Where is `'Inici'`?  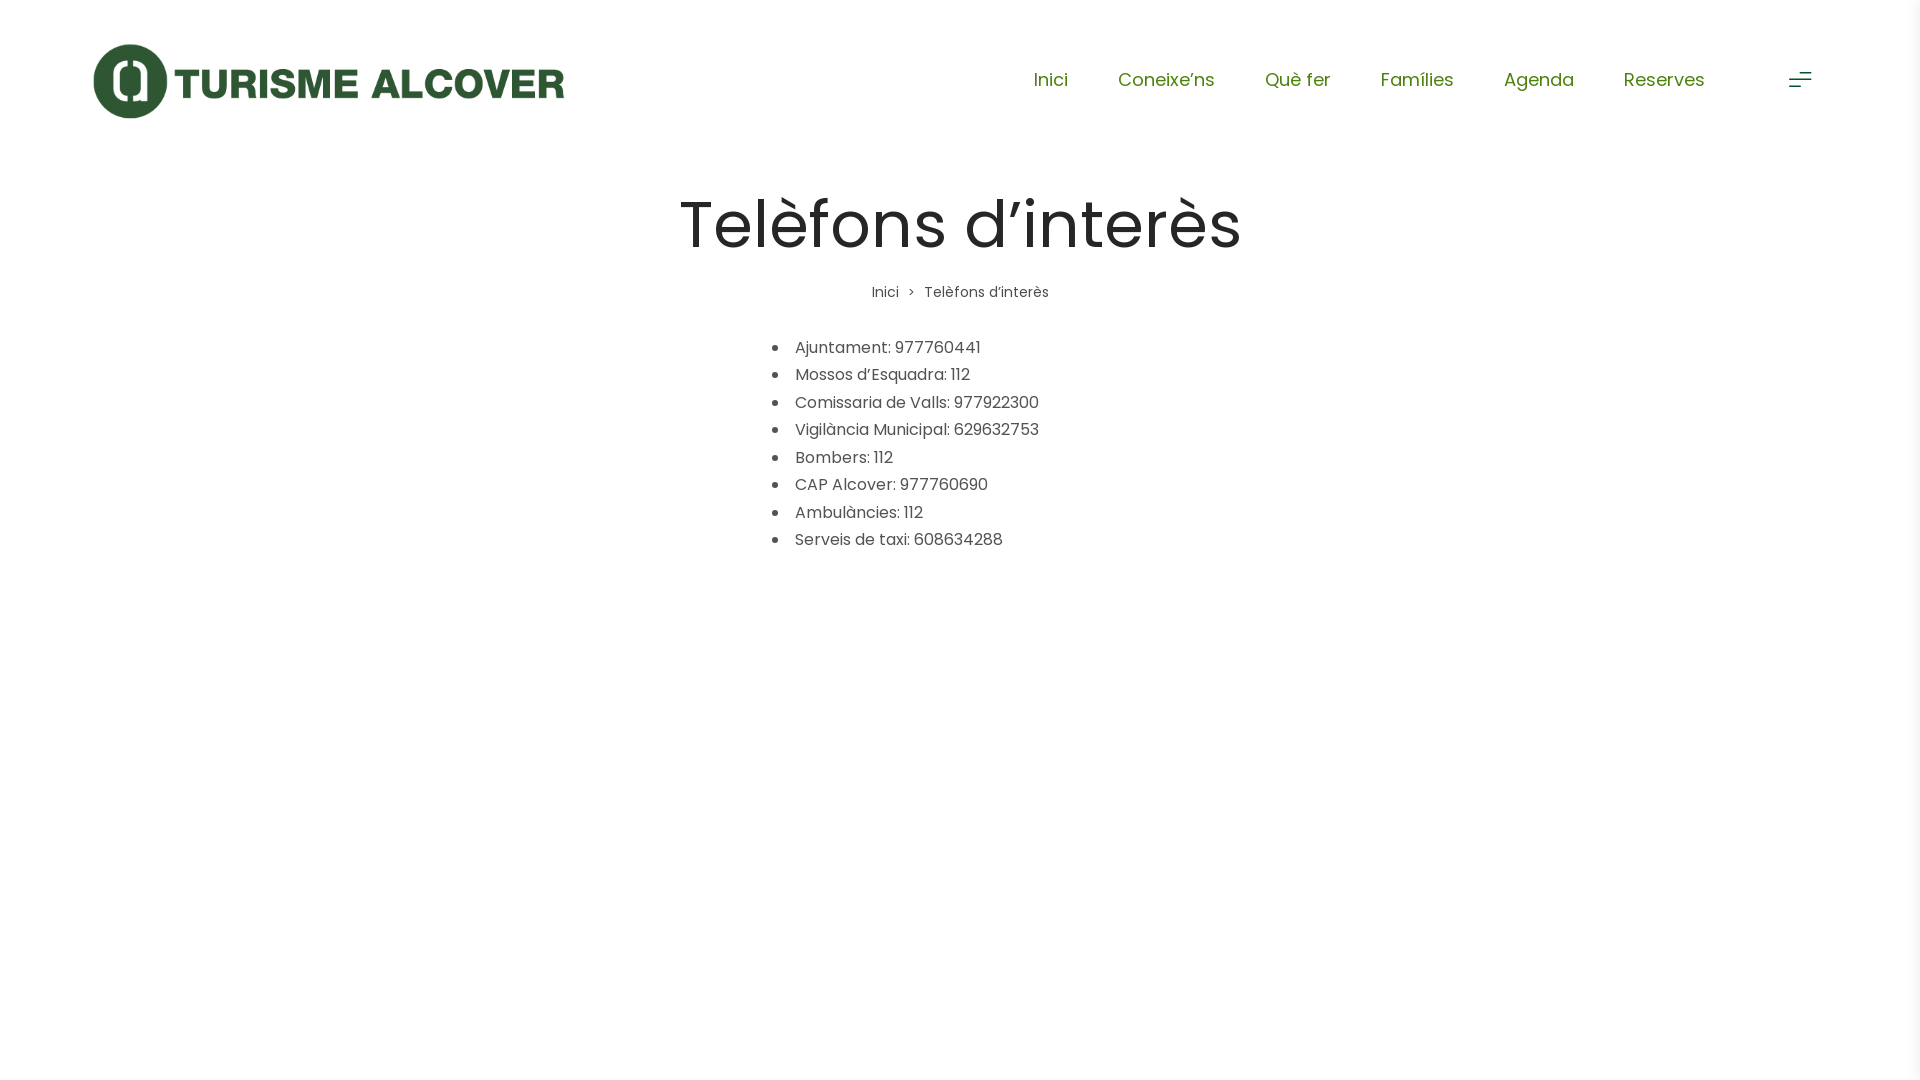
'Inici' is located at coordinates (872, 292).